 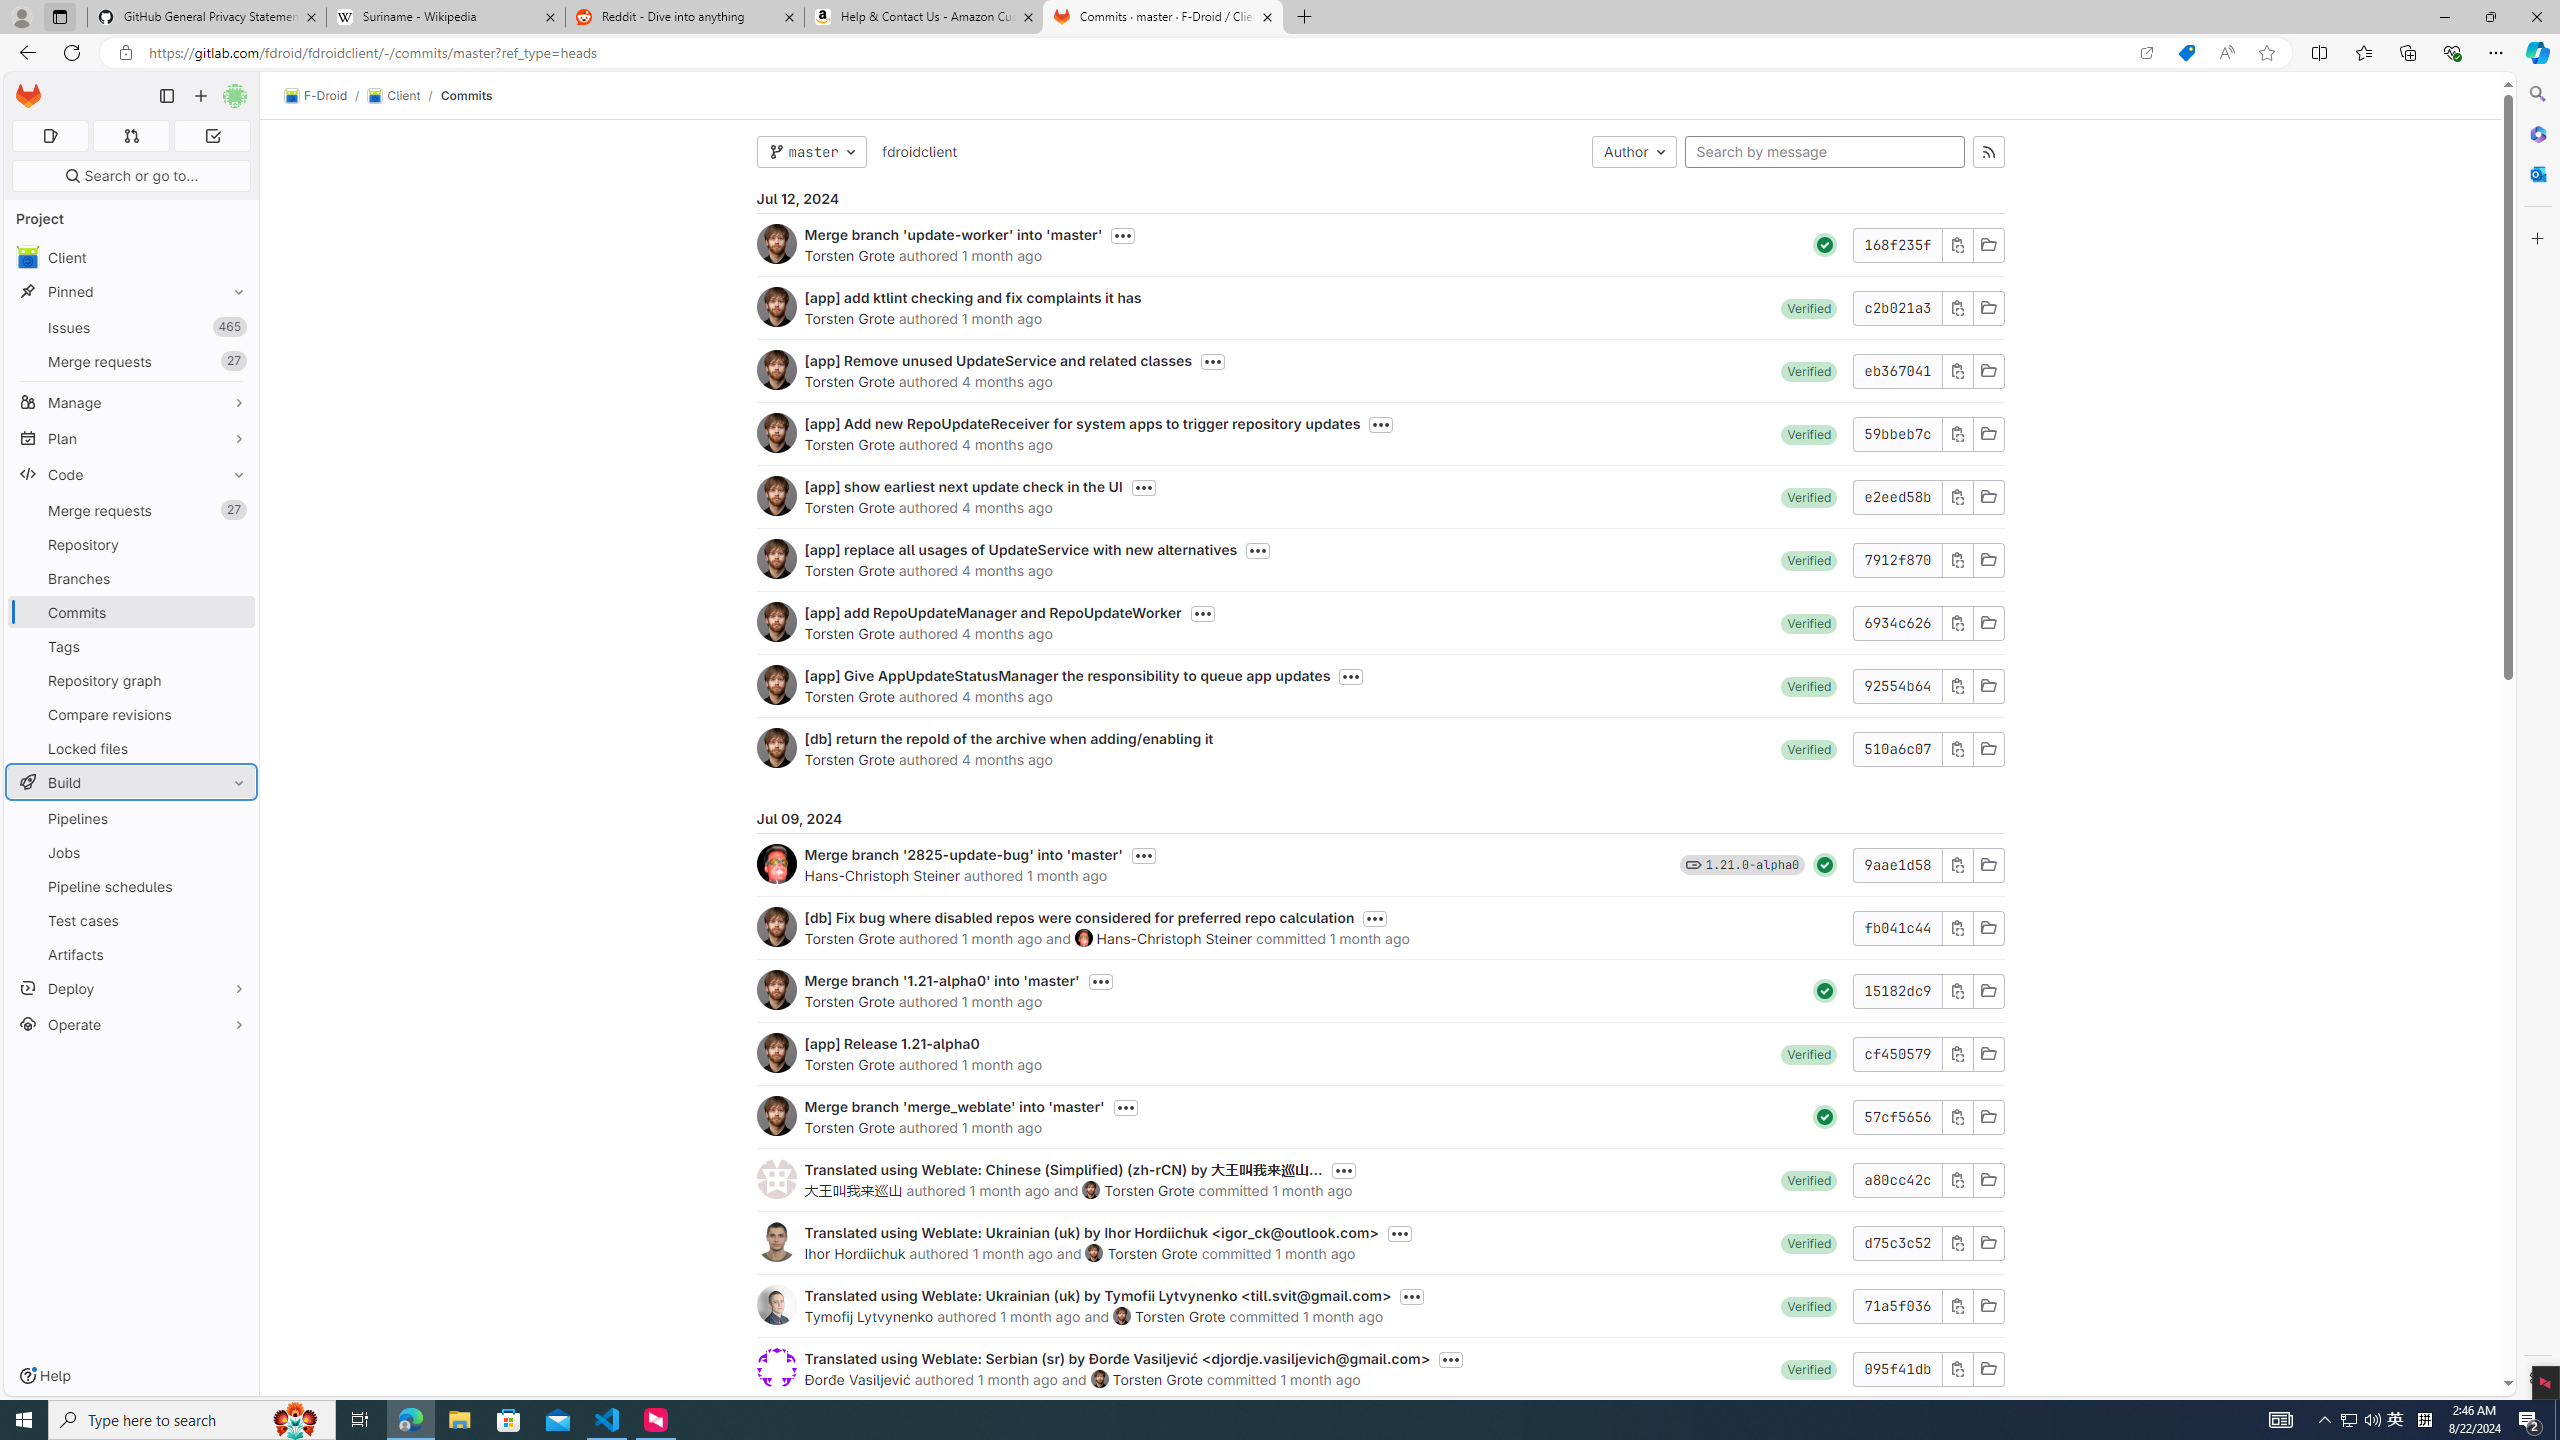 What do you see at coordinates (233, 713) in the screenshot?
I see `'Pin Compare revisions'` at bounding box center [233, 713].